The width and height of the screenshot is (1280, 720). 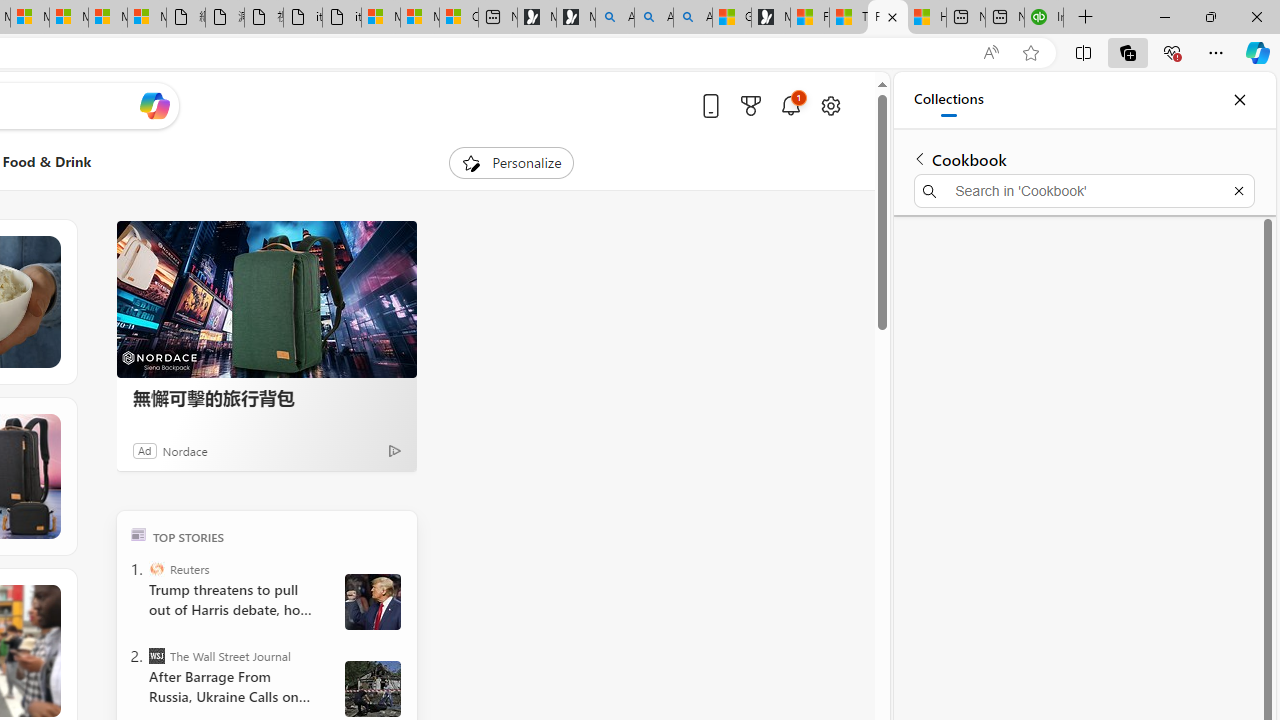 What do you see at coordinates (991, 52) in the screenshot?
I see `'Read aloud this page (Ctrl+Shift+U)'` at bounding box center [991, 52].